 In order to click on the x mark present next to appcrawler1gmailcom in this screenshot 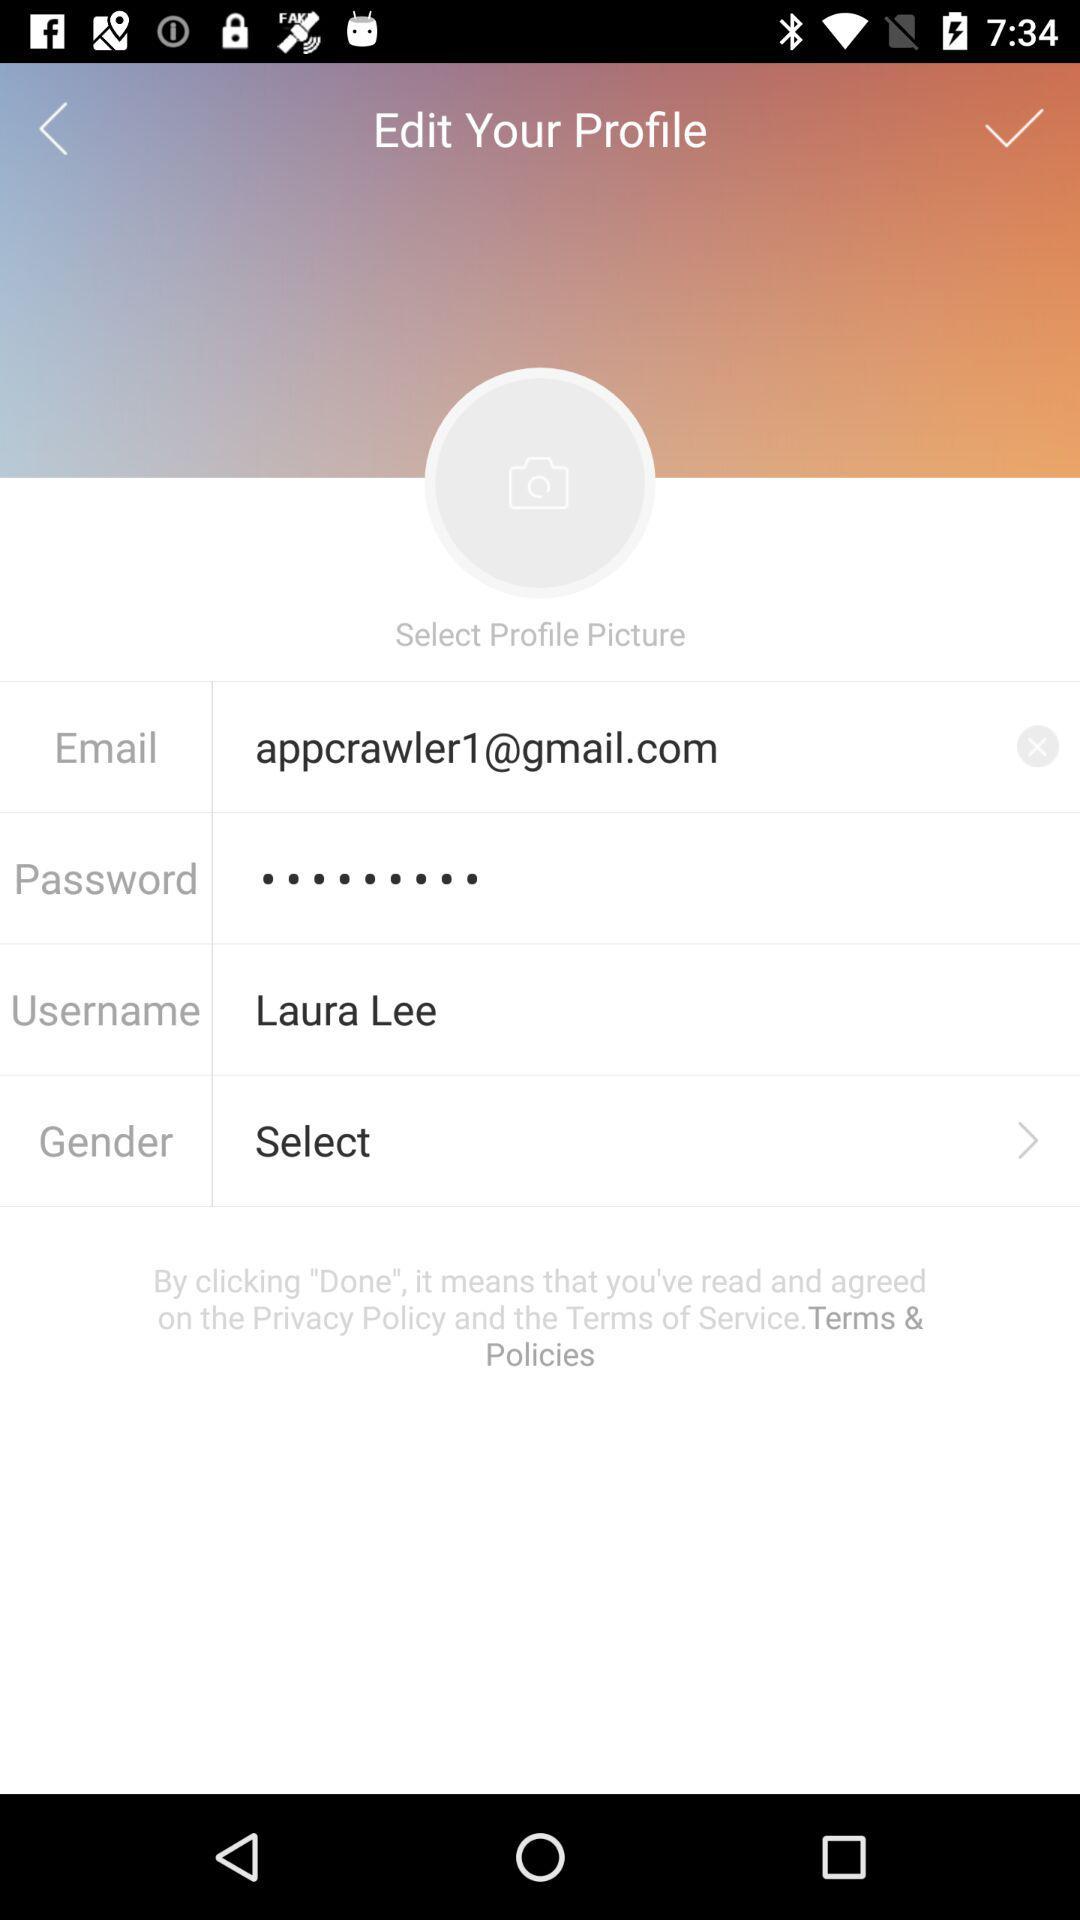, I will do `click(1036, 744)`.